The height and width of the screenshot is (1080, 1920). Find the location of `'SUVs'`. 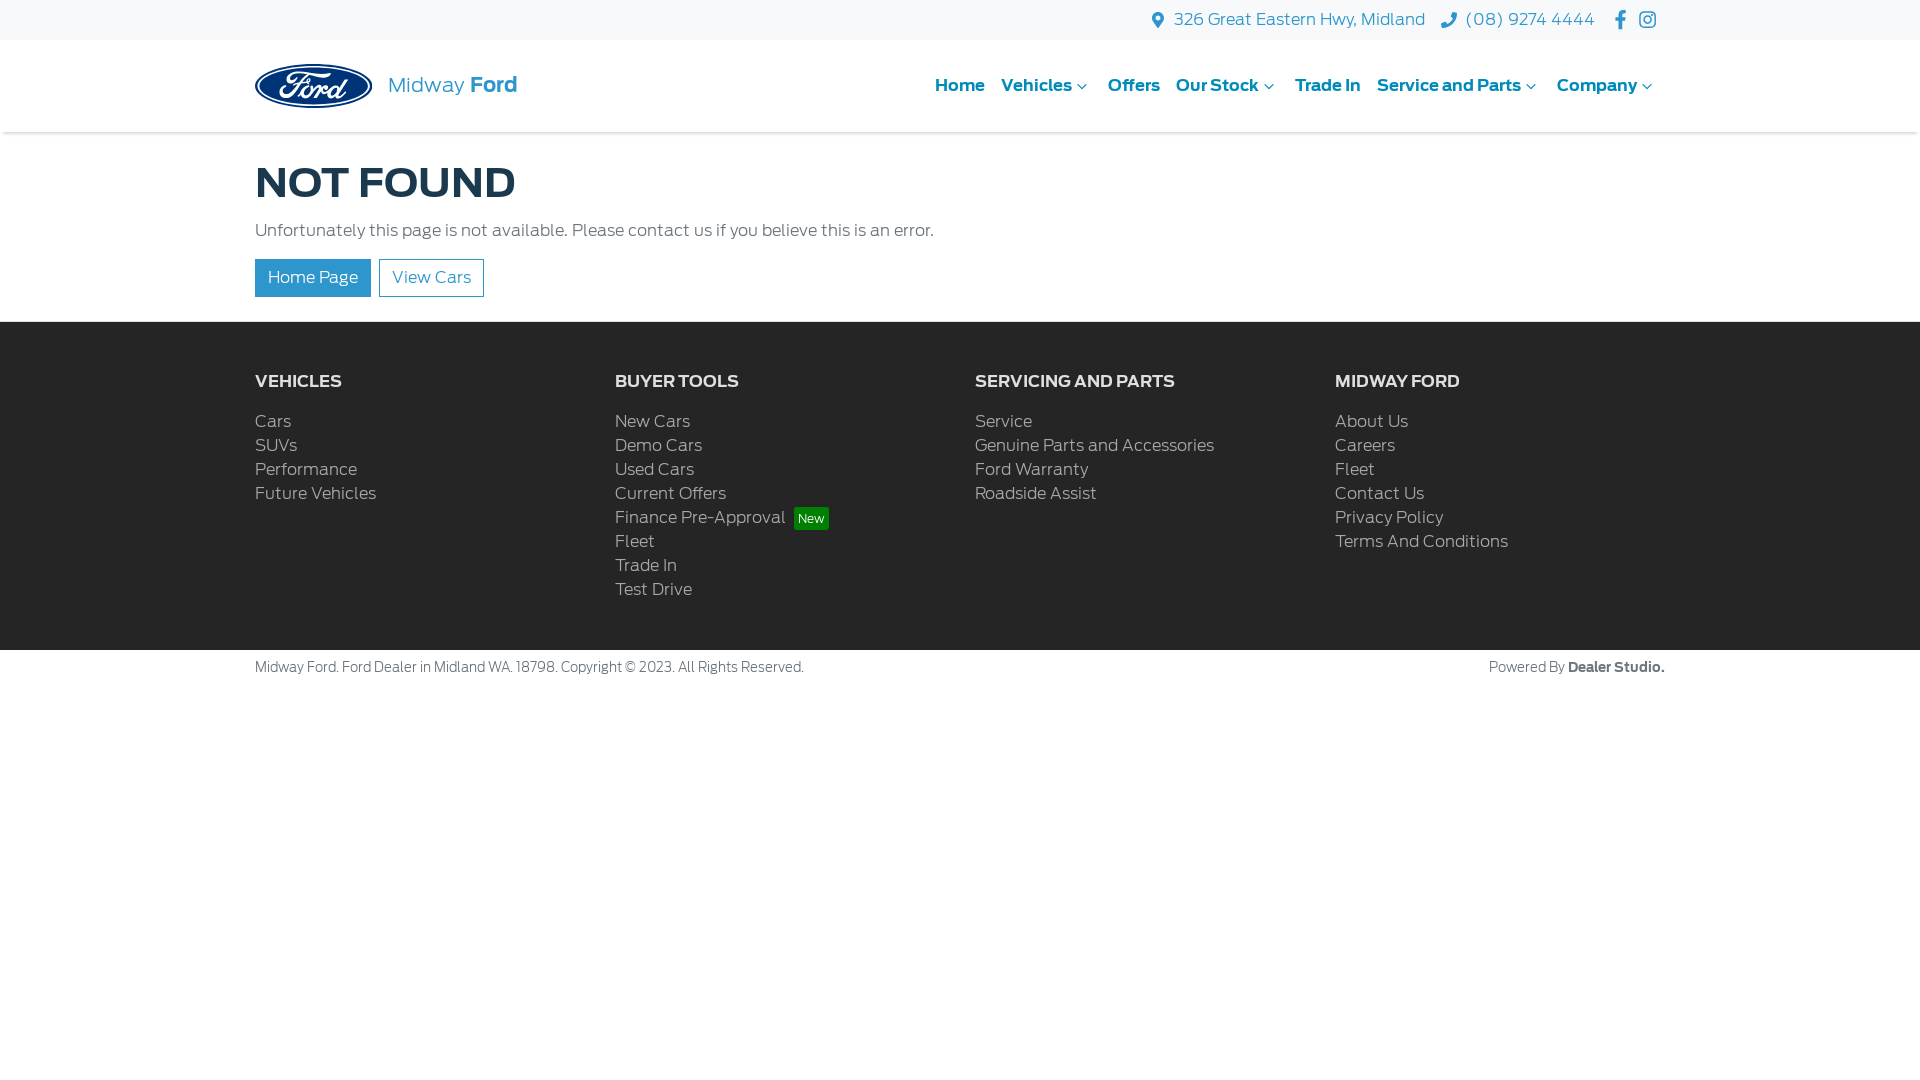

'SUVs' is located at coordinates (274, 444).